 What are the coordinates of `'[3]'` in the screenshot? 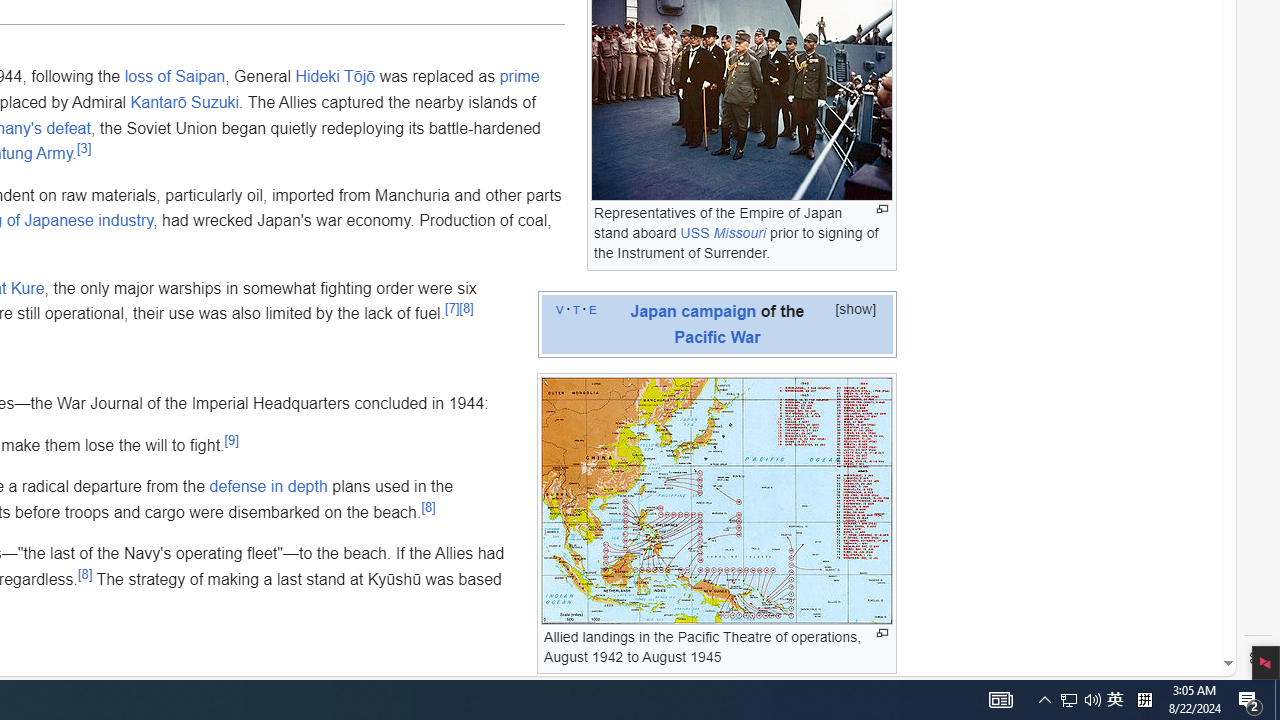 It's located at (82, 146).